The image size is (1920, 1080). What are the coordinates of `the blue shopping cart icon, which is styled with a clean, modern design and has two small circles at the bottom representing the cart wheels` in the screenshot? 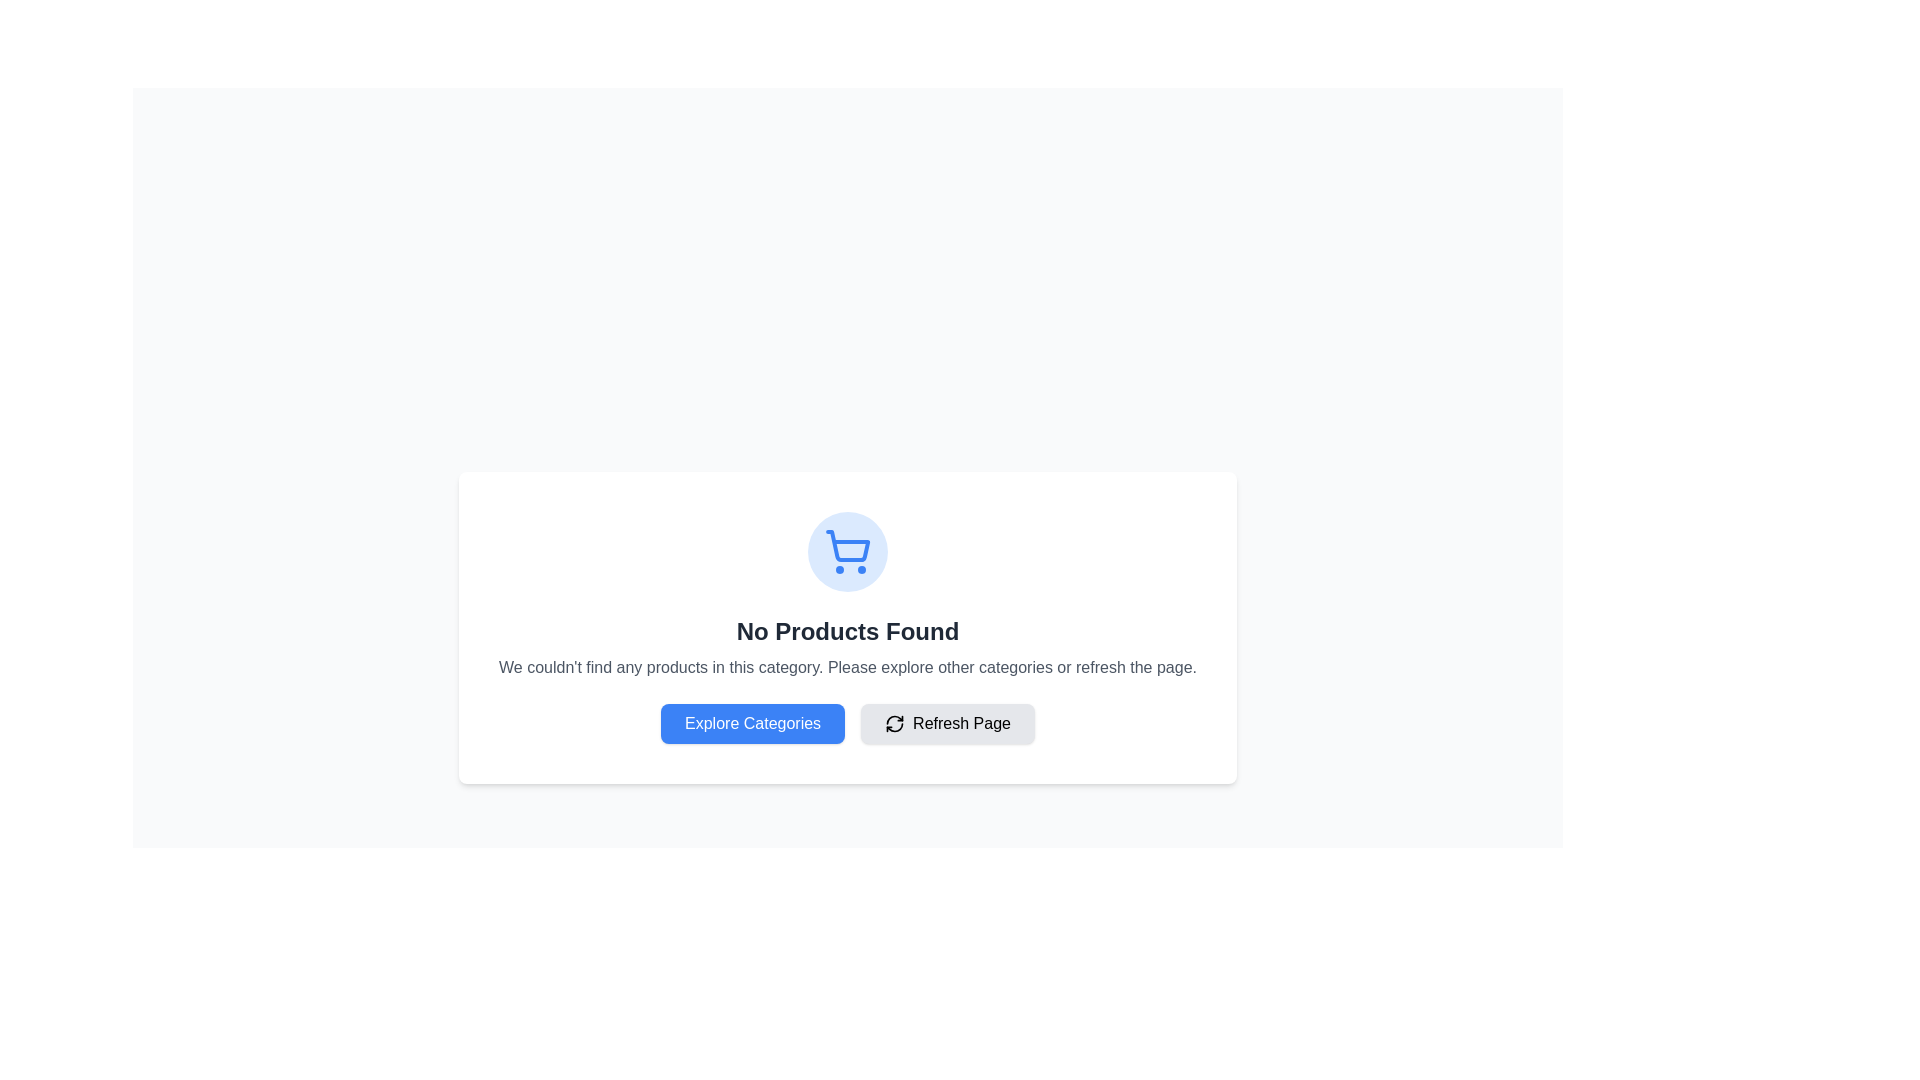 It's located at (848, 551).